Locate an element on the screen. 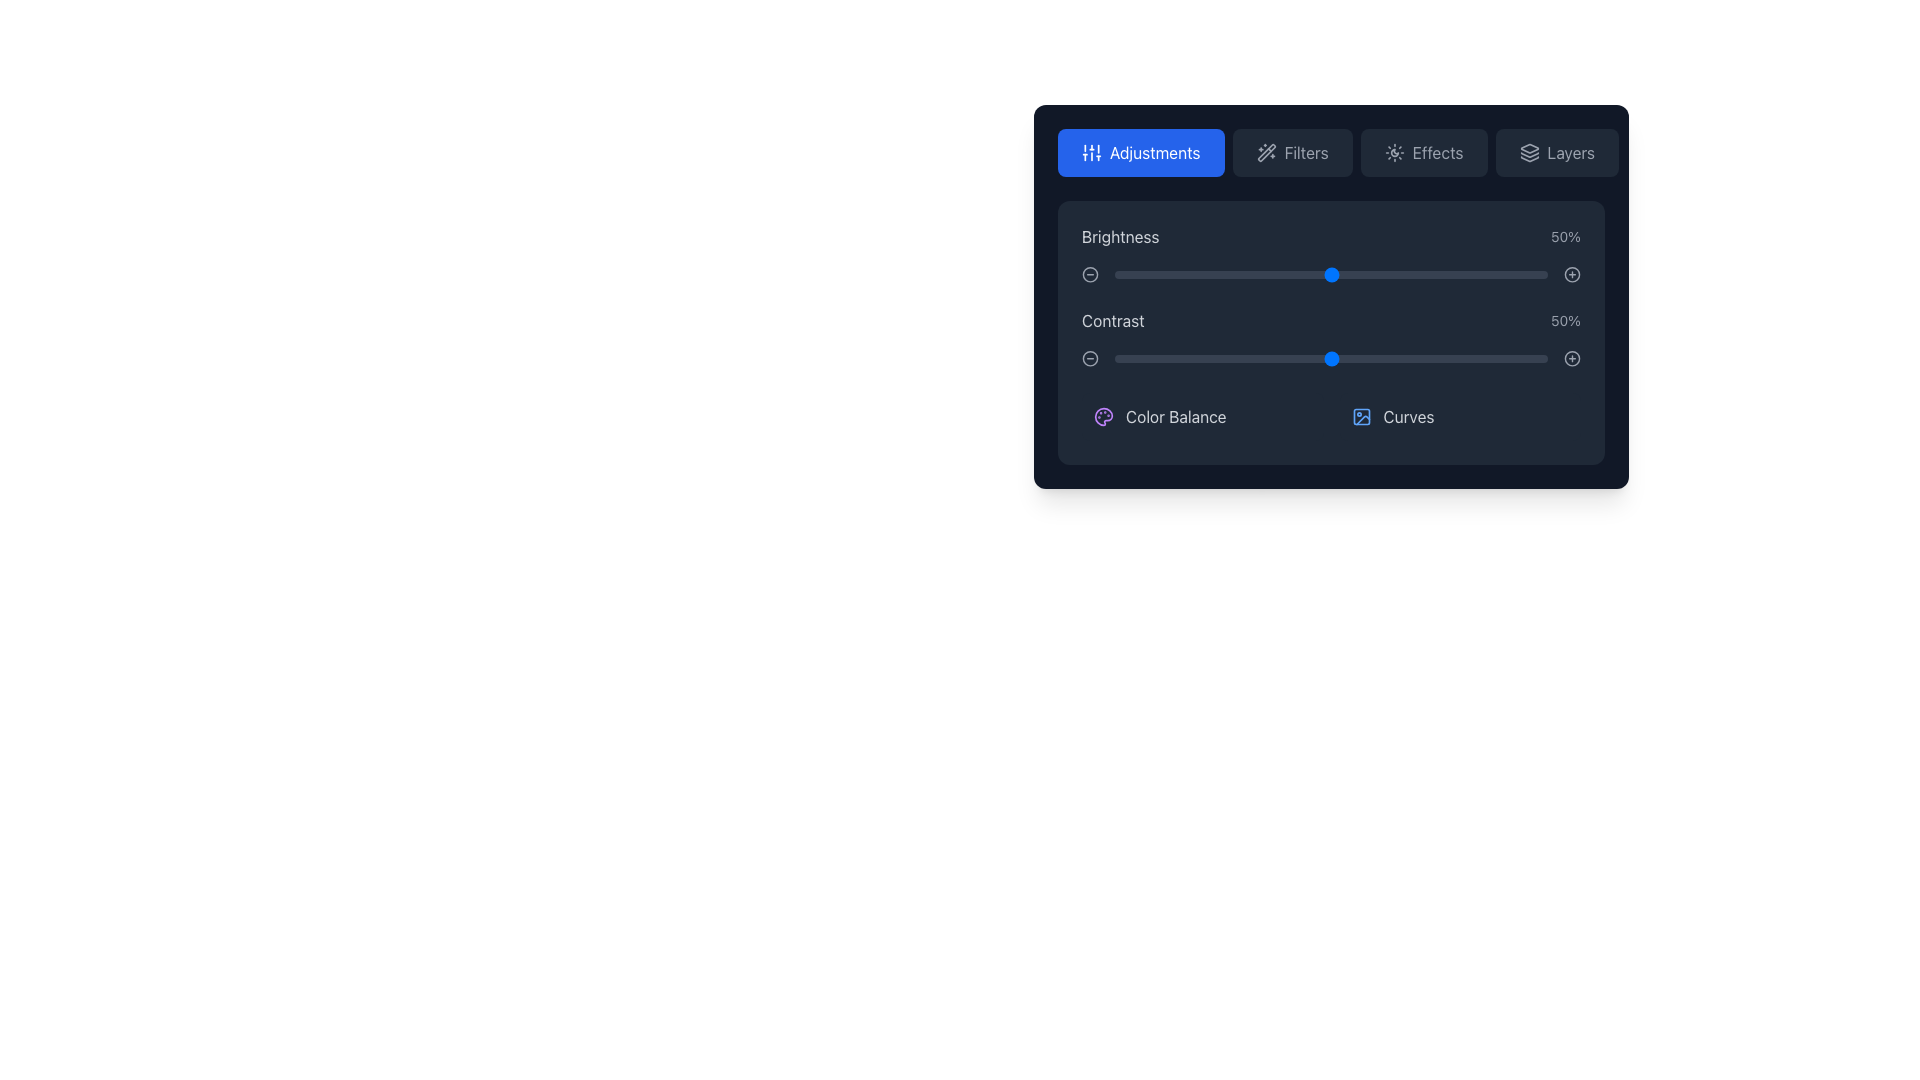 This screenshot has height=1080, width=1920. the brightness value is located at coordinates (1288, 274).